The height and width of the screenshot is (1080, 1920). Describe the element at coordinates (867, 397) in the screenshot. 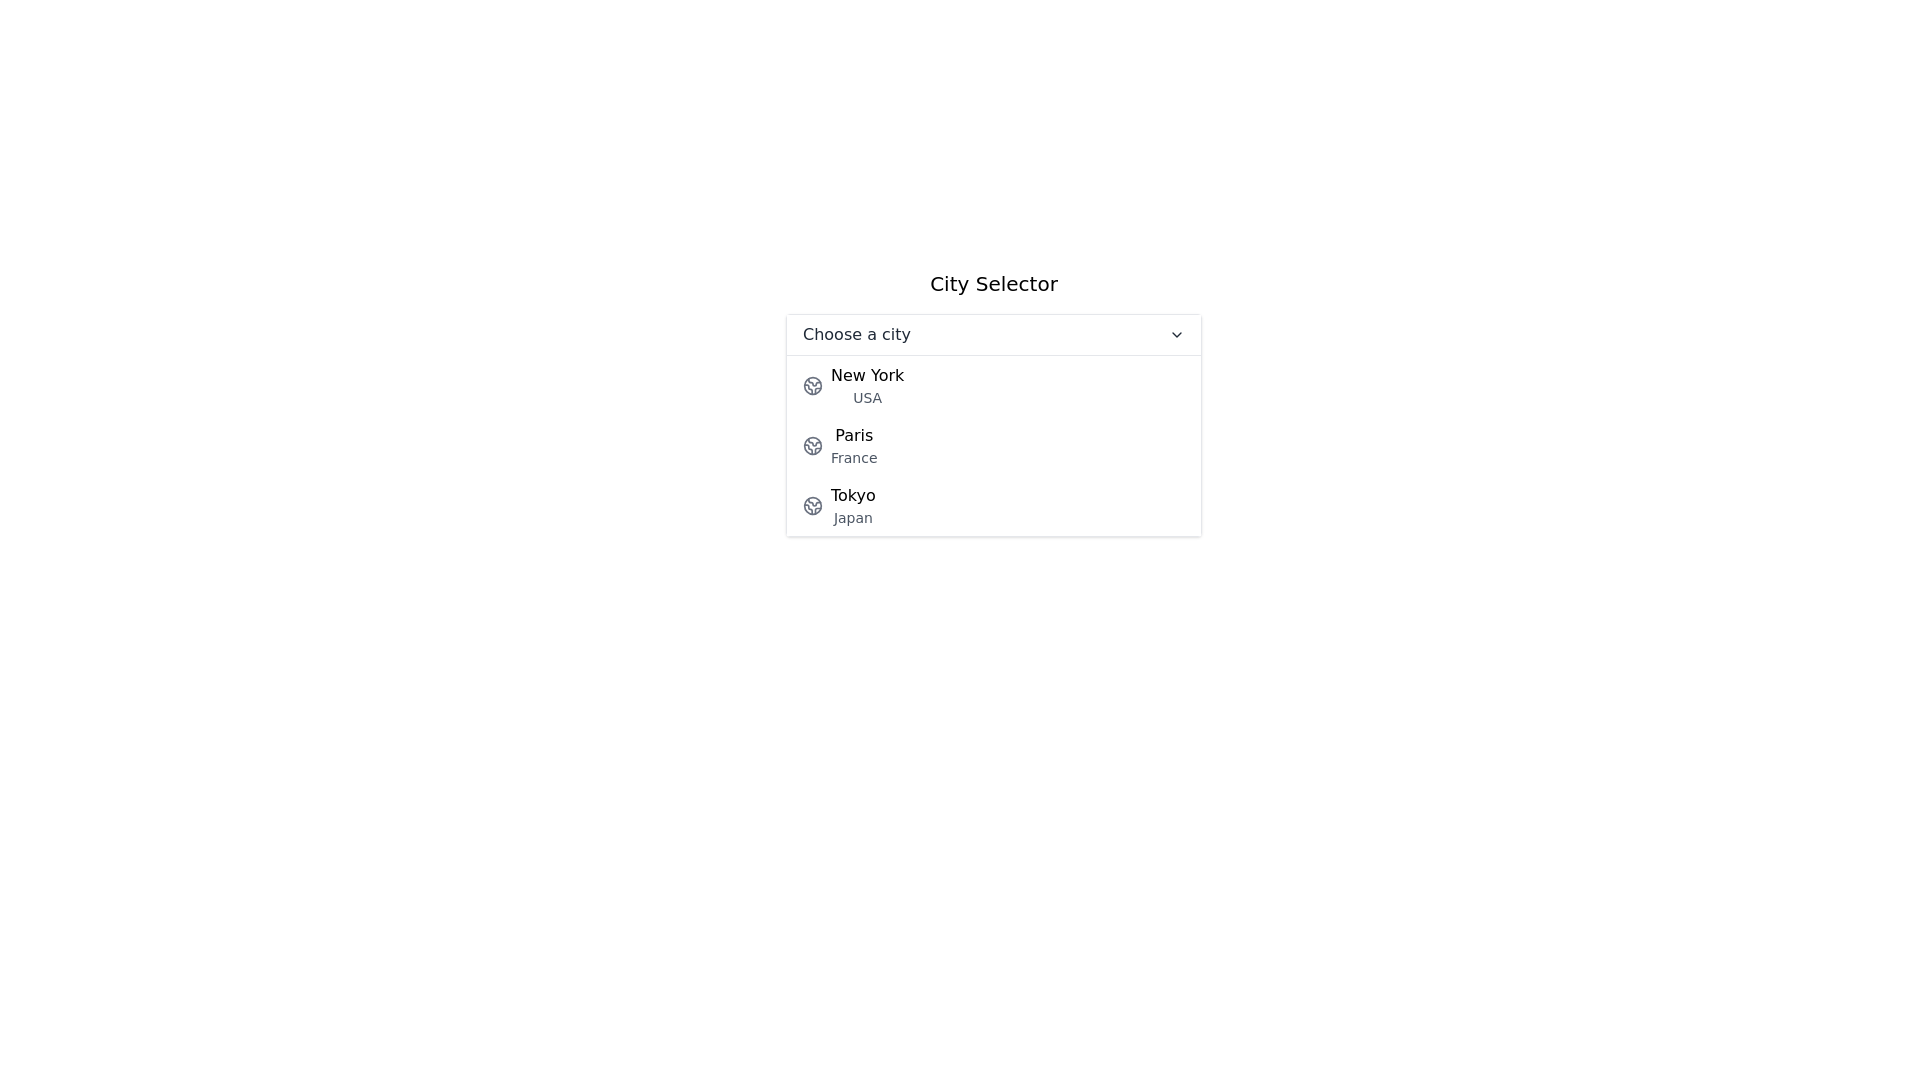

I see `the text display element showing 'USA', which is styled with a small font size and gray color, located beneath the 'New York' text in the dropdown list` at that location.